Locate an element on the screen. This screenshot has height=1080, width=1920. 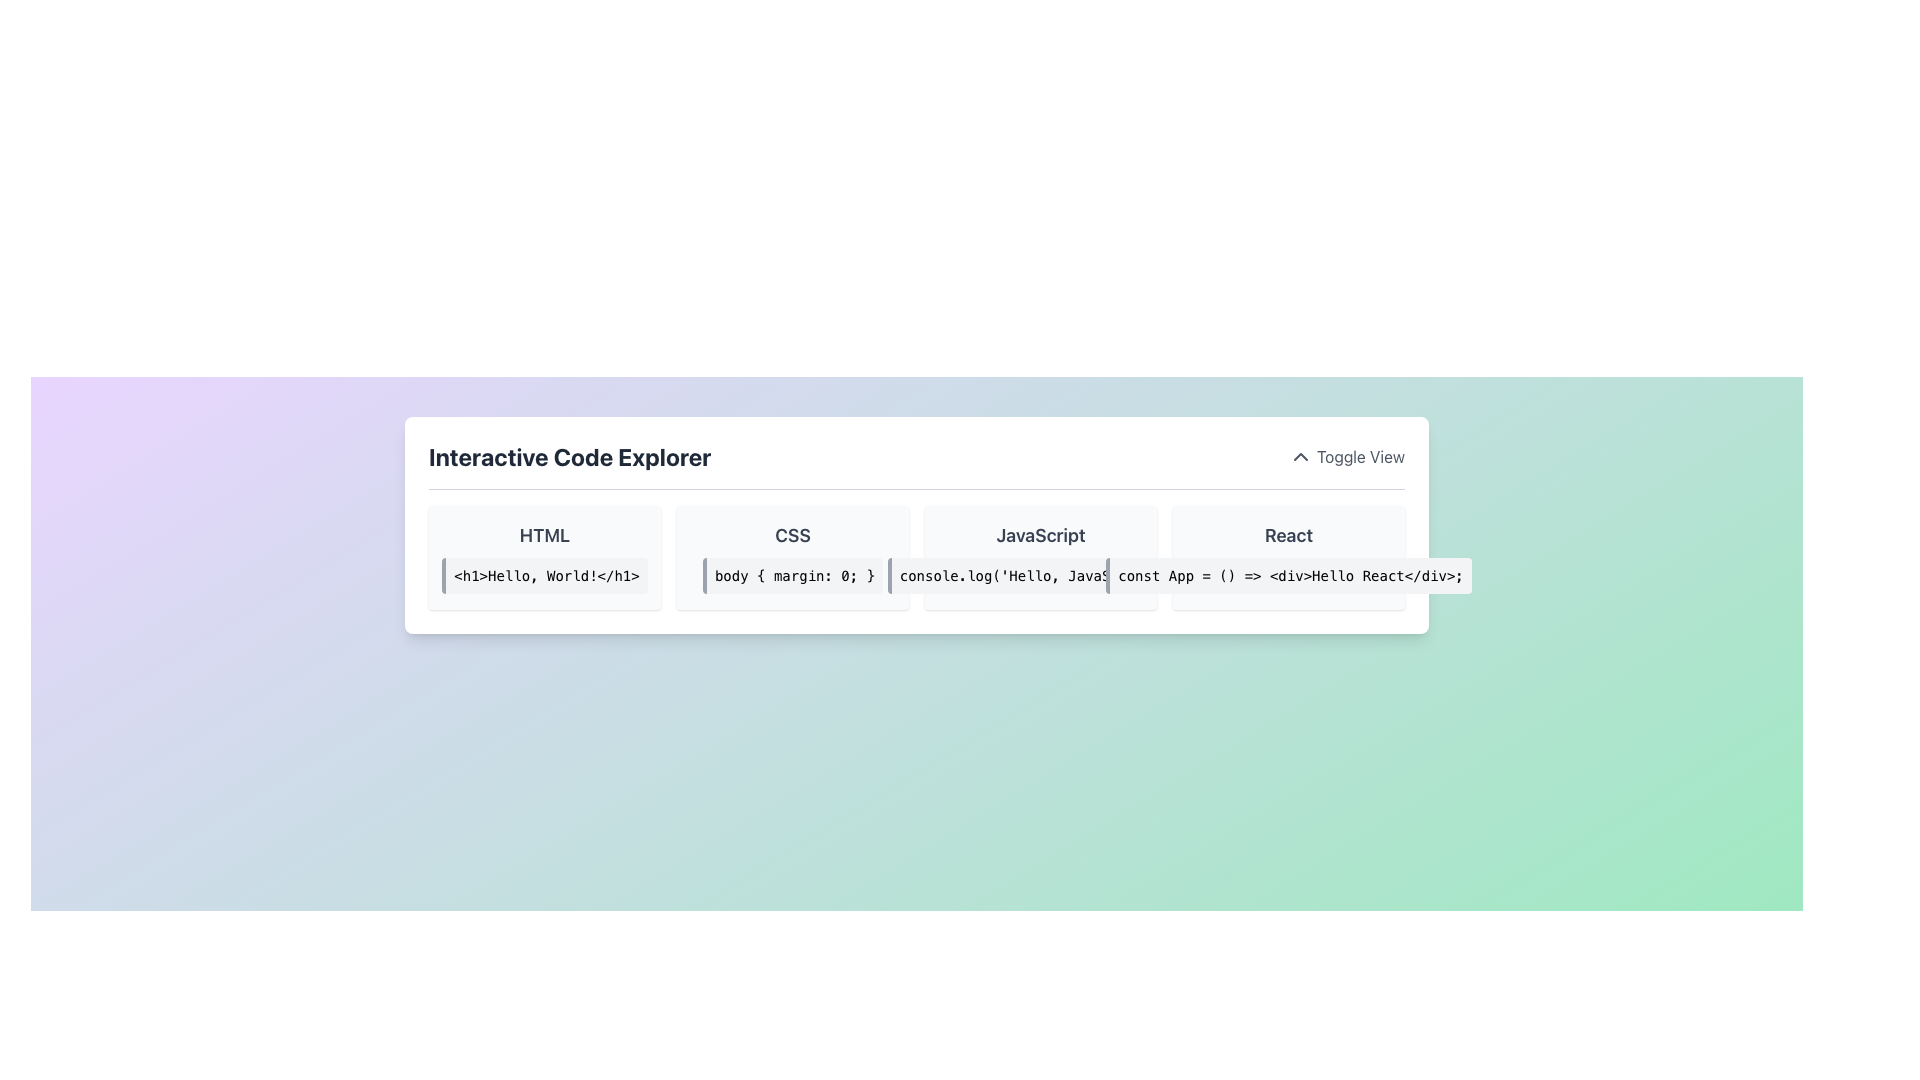
the 'React' text label, which is a bold, medium-large grayish label located in the JavaScript section of the interactive code explorer interface is located at coordinates (1289, 535).